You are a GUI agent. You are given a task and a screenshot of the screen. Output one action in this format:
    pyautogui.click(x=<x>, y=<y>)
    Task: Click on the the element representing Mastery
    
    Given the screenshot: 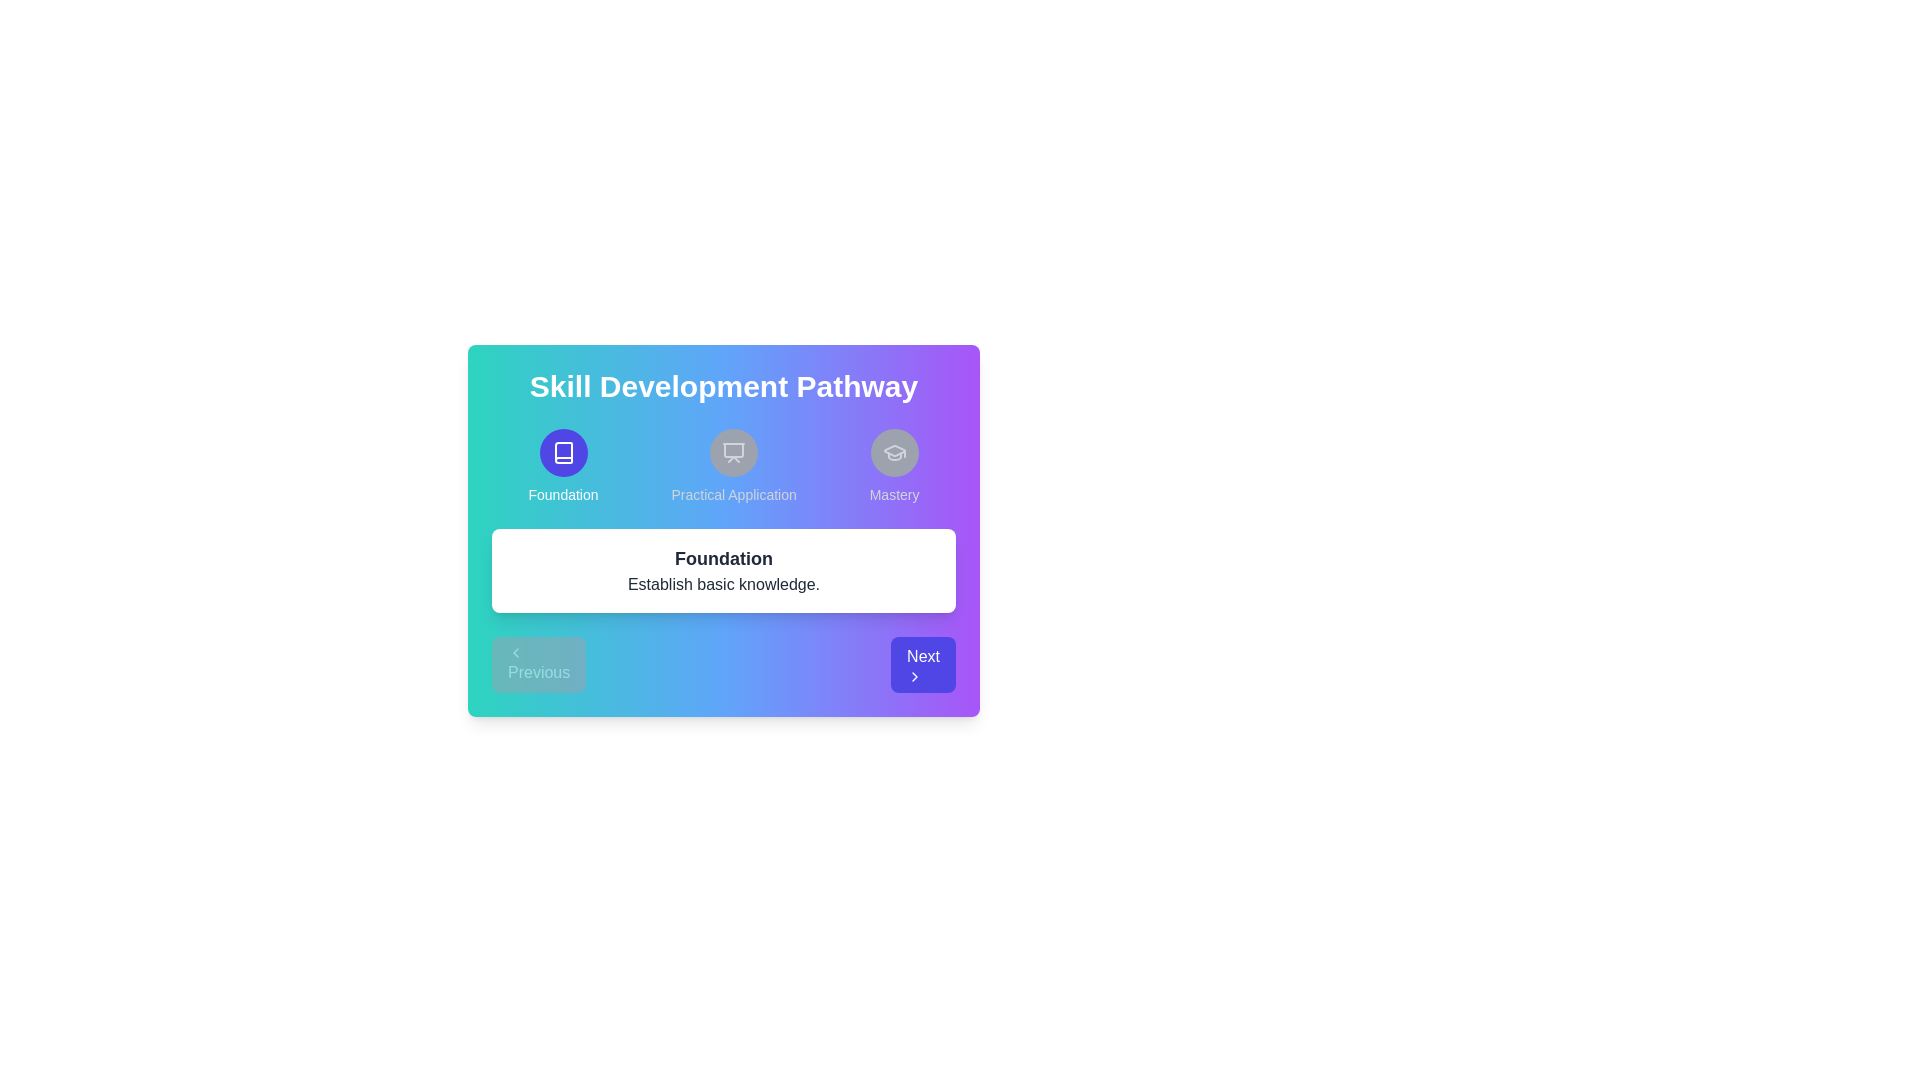 What is the action you would take?
    pyautogui.click(x=893, y=466)
    